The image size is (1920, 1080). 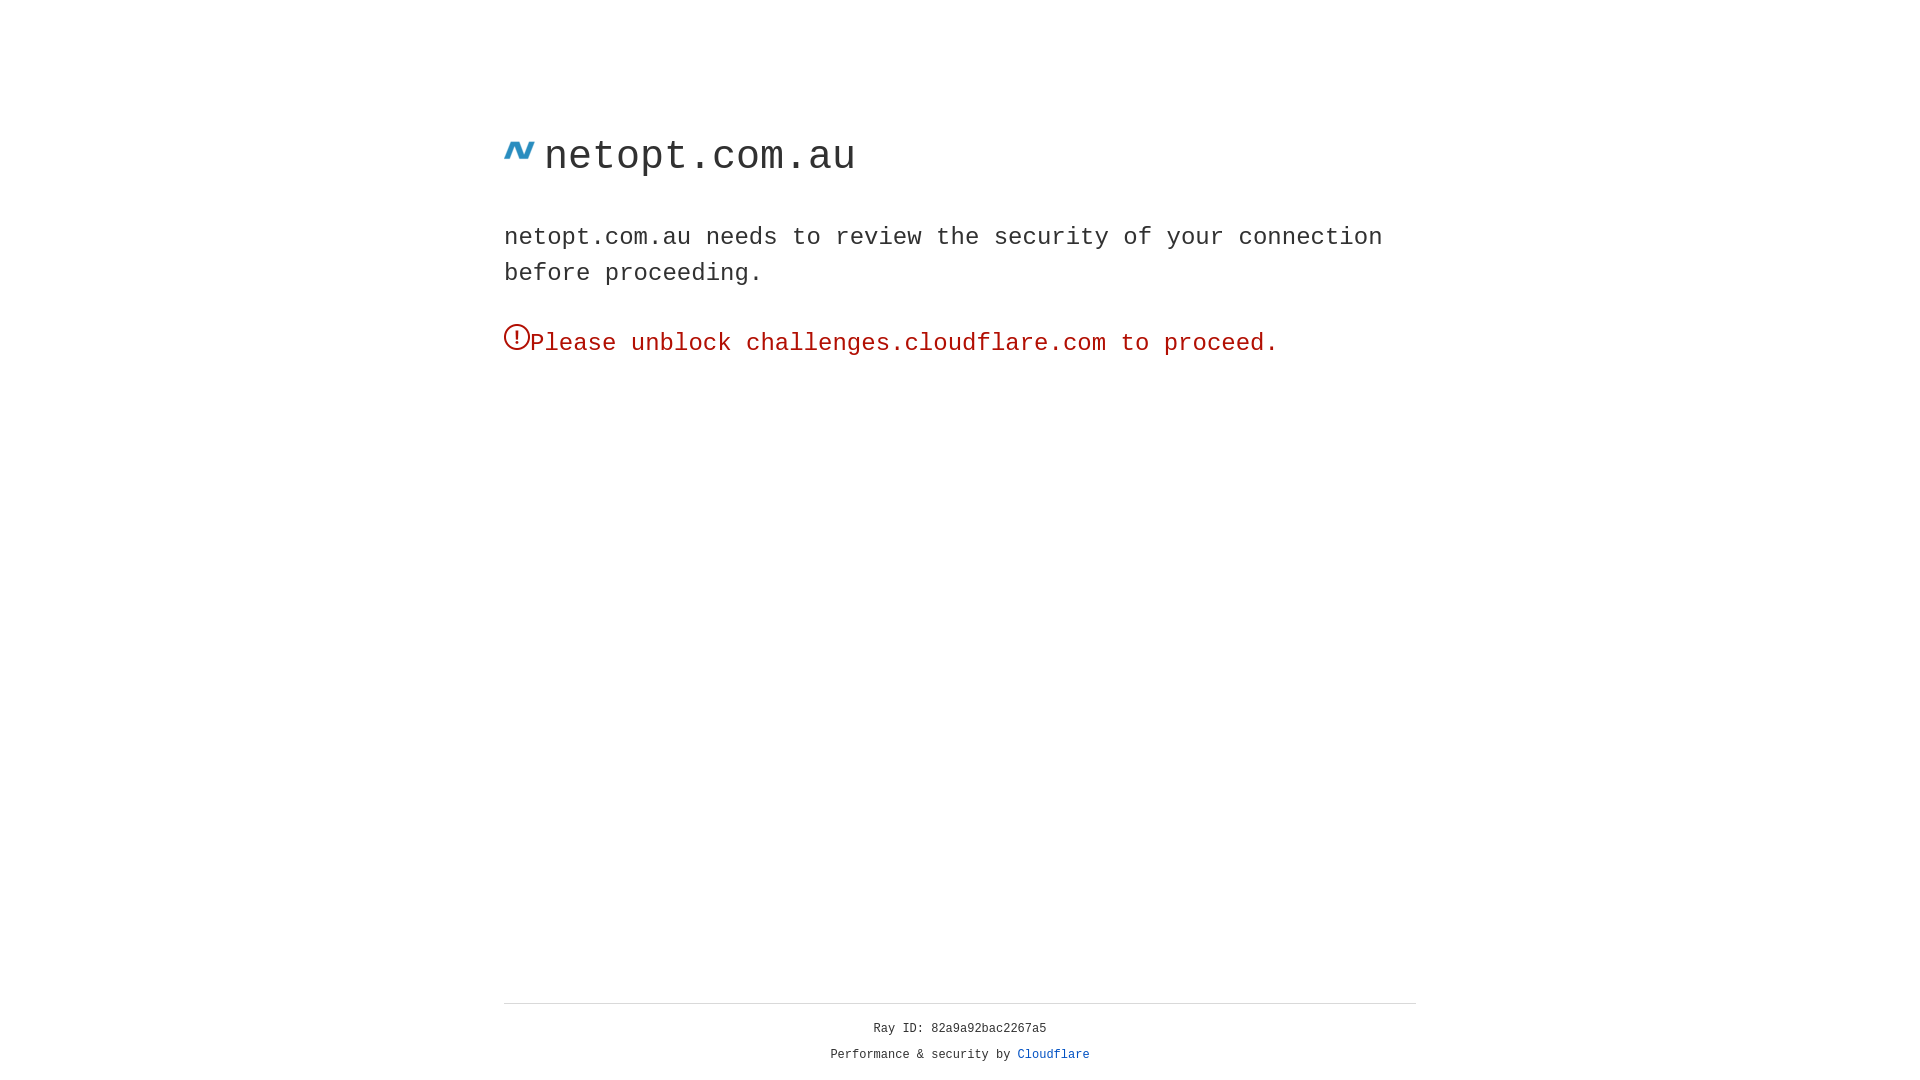 What do you see at coordinates (1017, 1054) in the screenshot?
I see `'Cloudflare'` at bounding box center [1017, 1054].